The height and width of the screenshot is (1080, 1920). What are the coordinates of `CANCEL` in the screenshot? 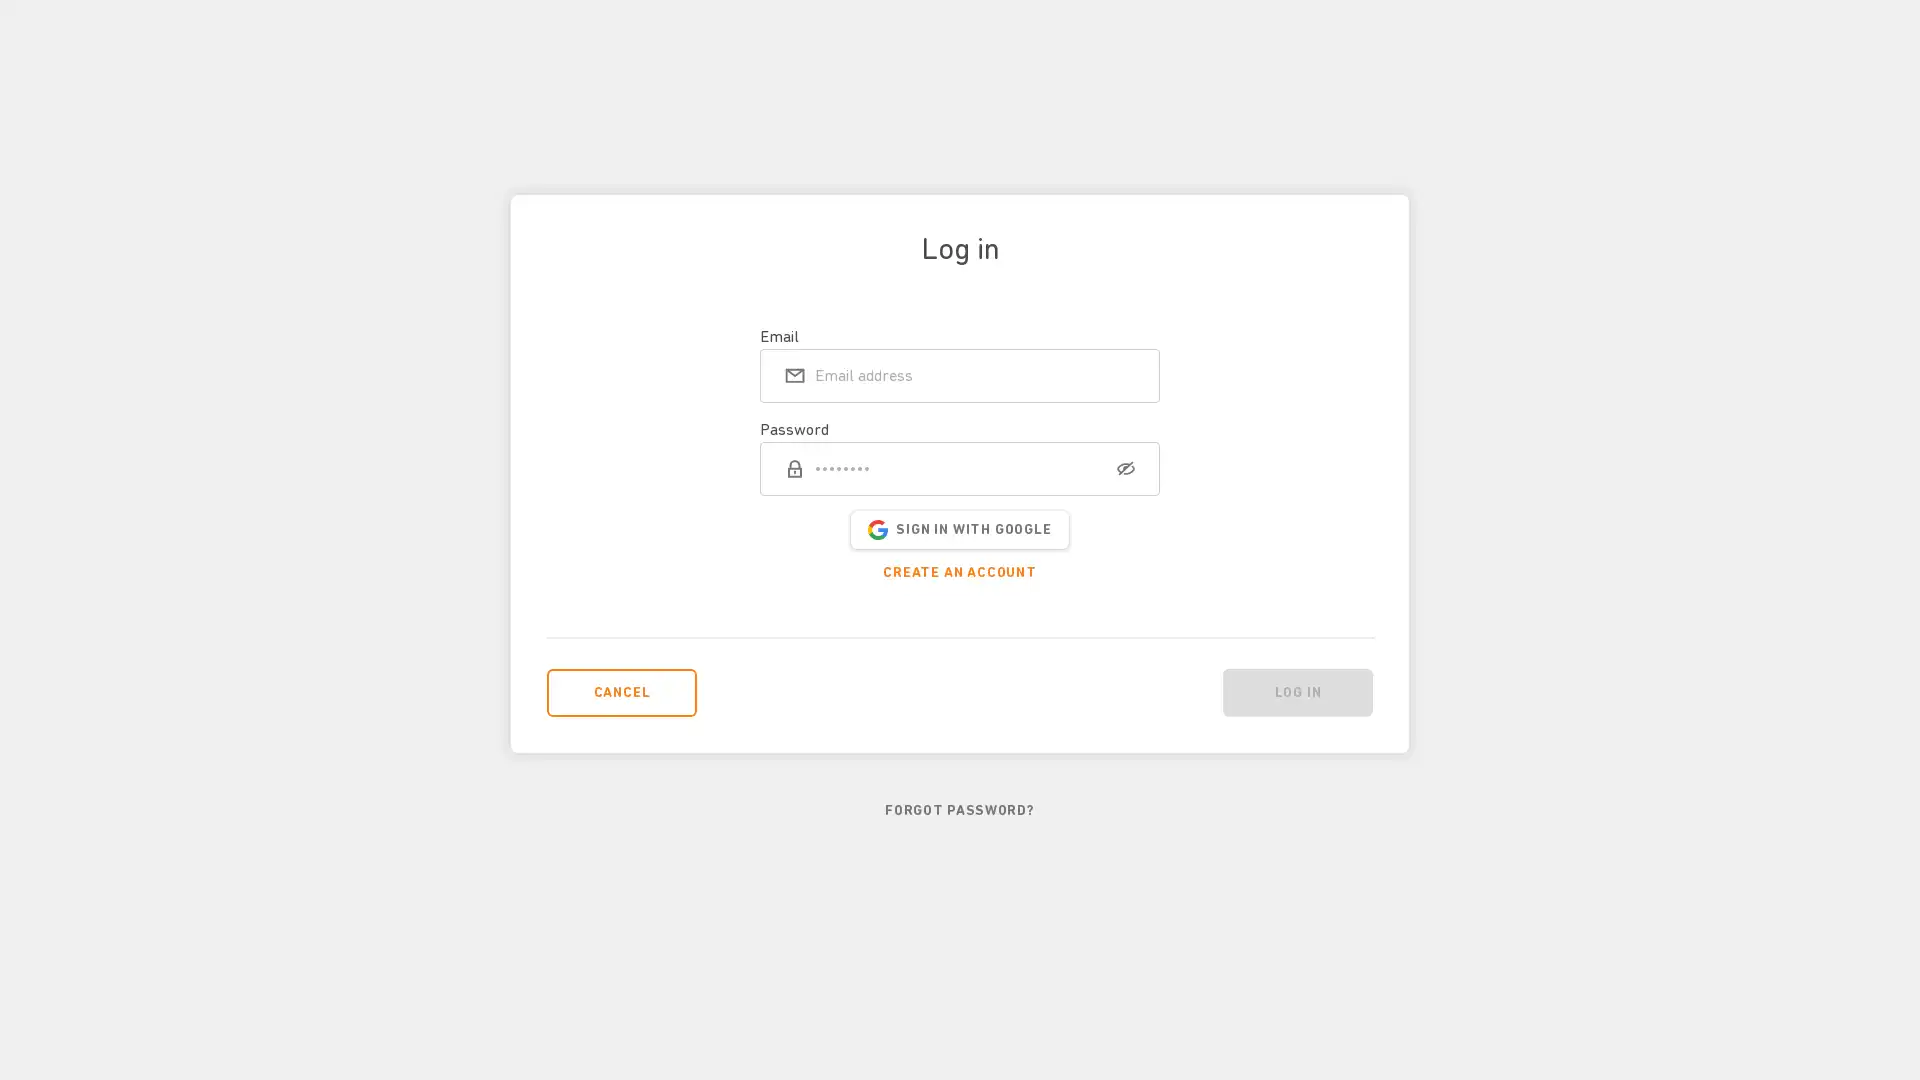 It's located at (621, 692).